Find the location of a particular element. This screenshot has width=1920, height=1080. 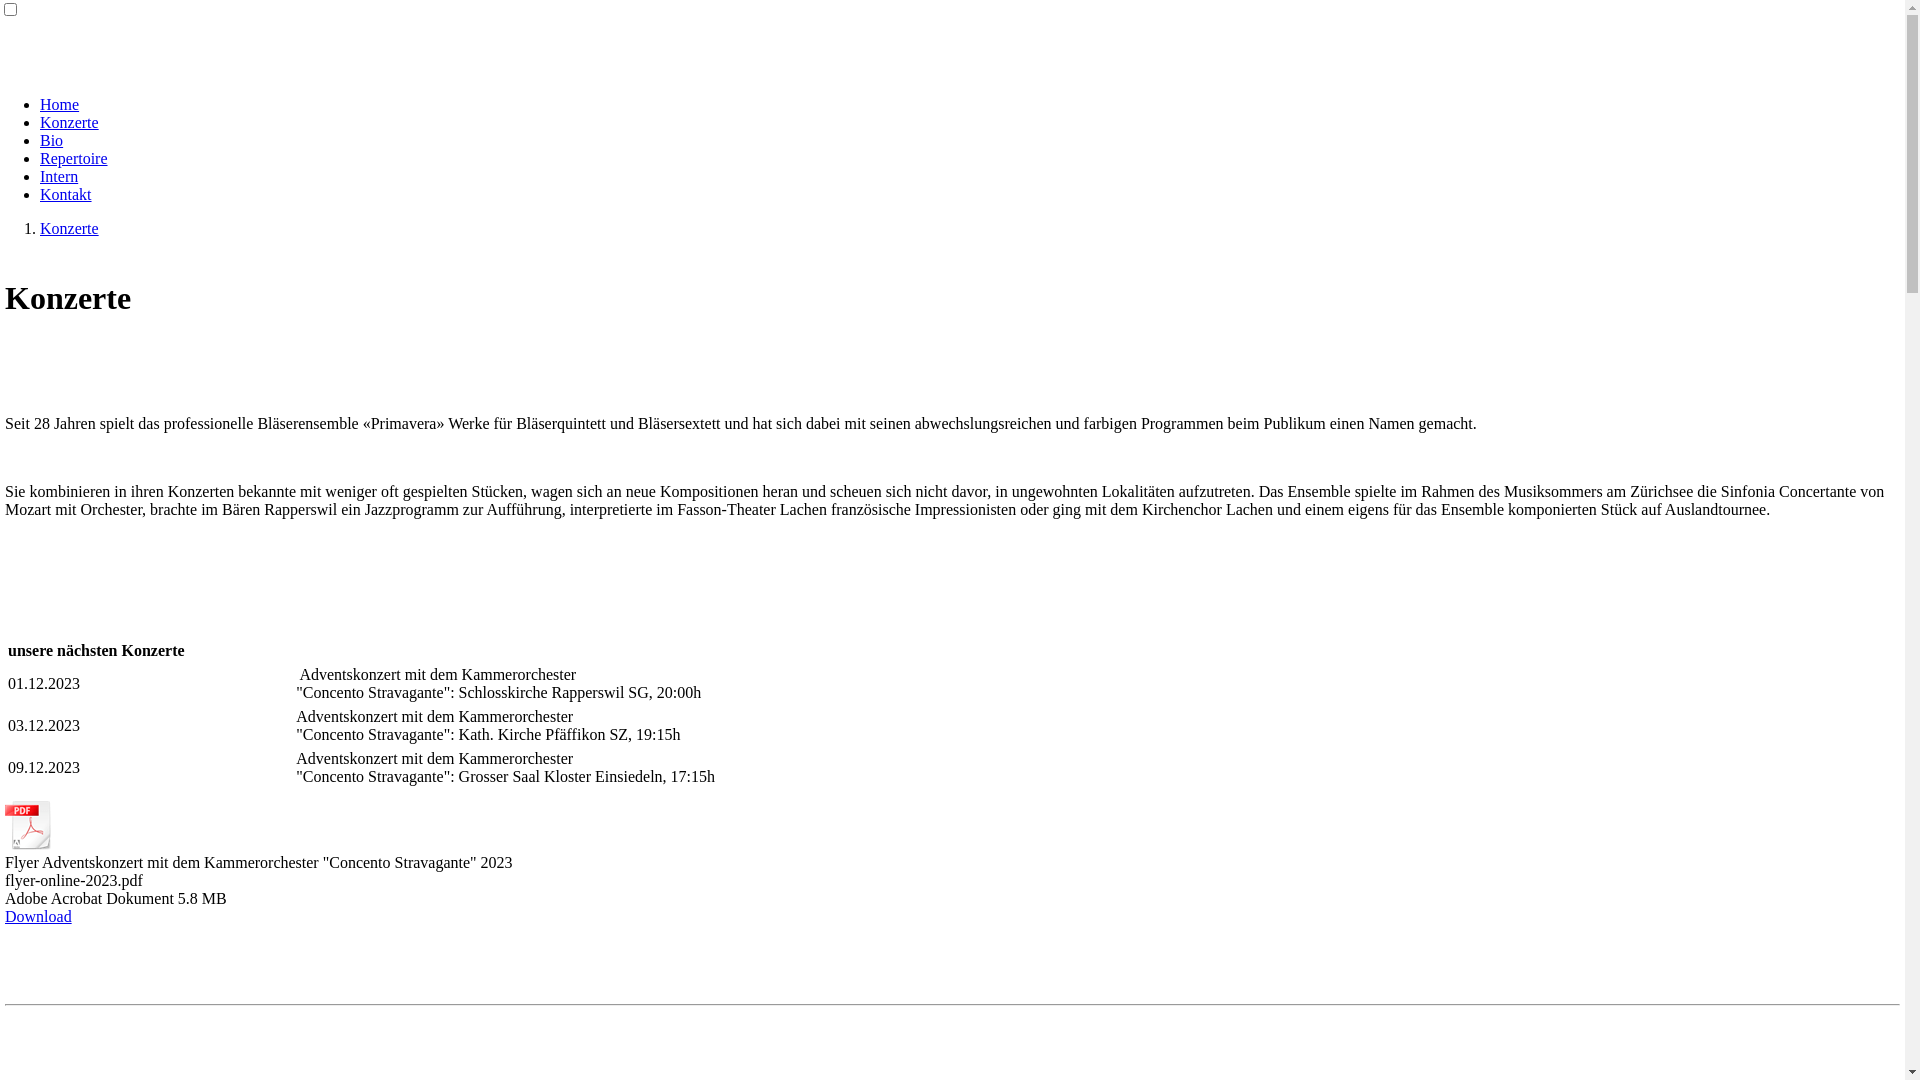

'Konzerte' is located at coordinates (69, 227).